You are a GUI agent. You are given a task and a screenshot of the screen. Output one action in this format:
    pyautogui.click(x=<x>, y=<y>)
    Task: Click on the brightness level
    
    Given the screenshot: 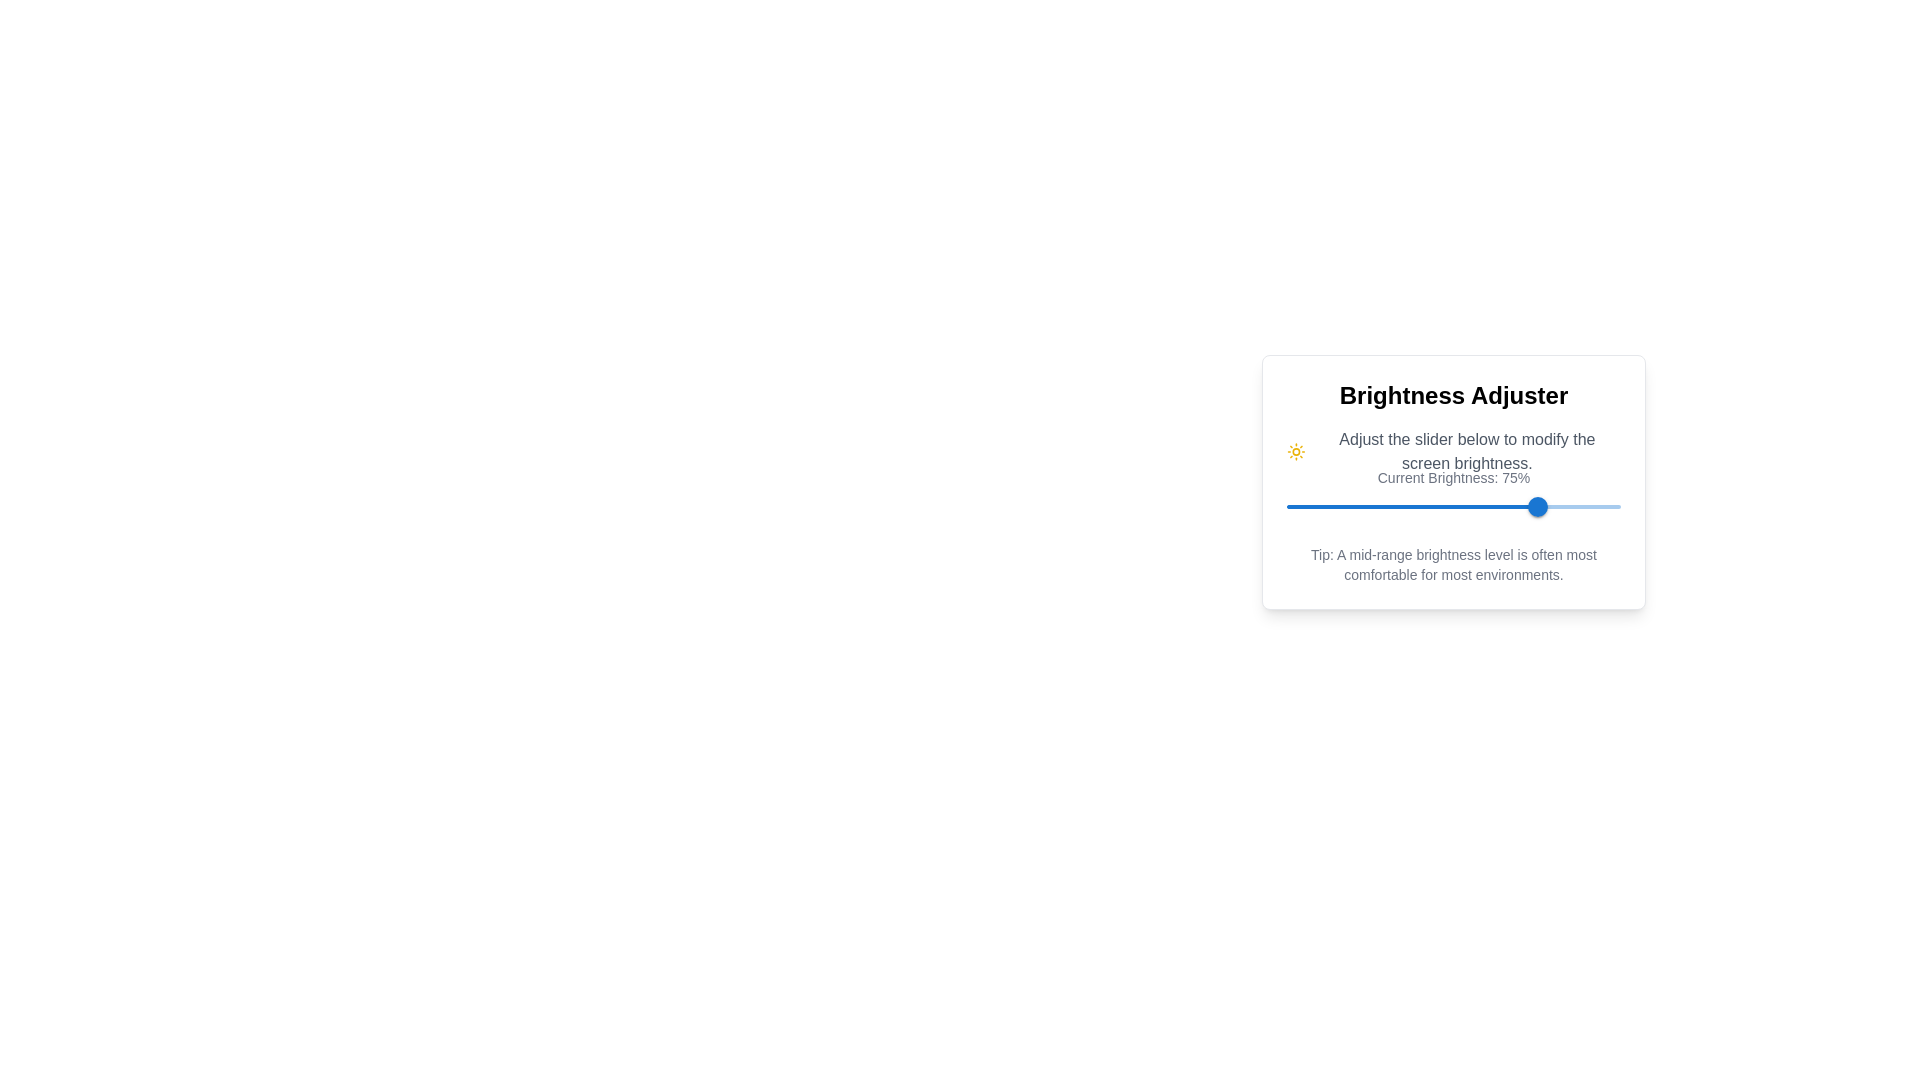 What is the action you would take?
    pyautogui.click(x=1470, y=505)
    